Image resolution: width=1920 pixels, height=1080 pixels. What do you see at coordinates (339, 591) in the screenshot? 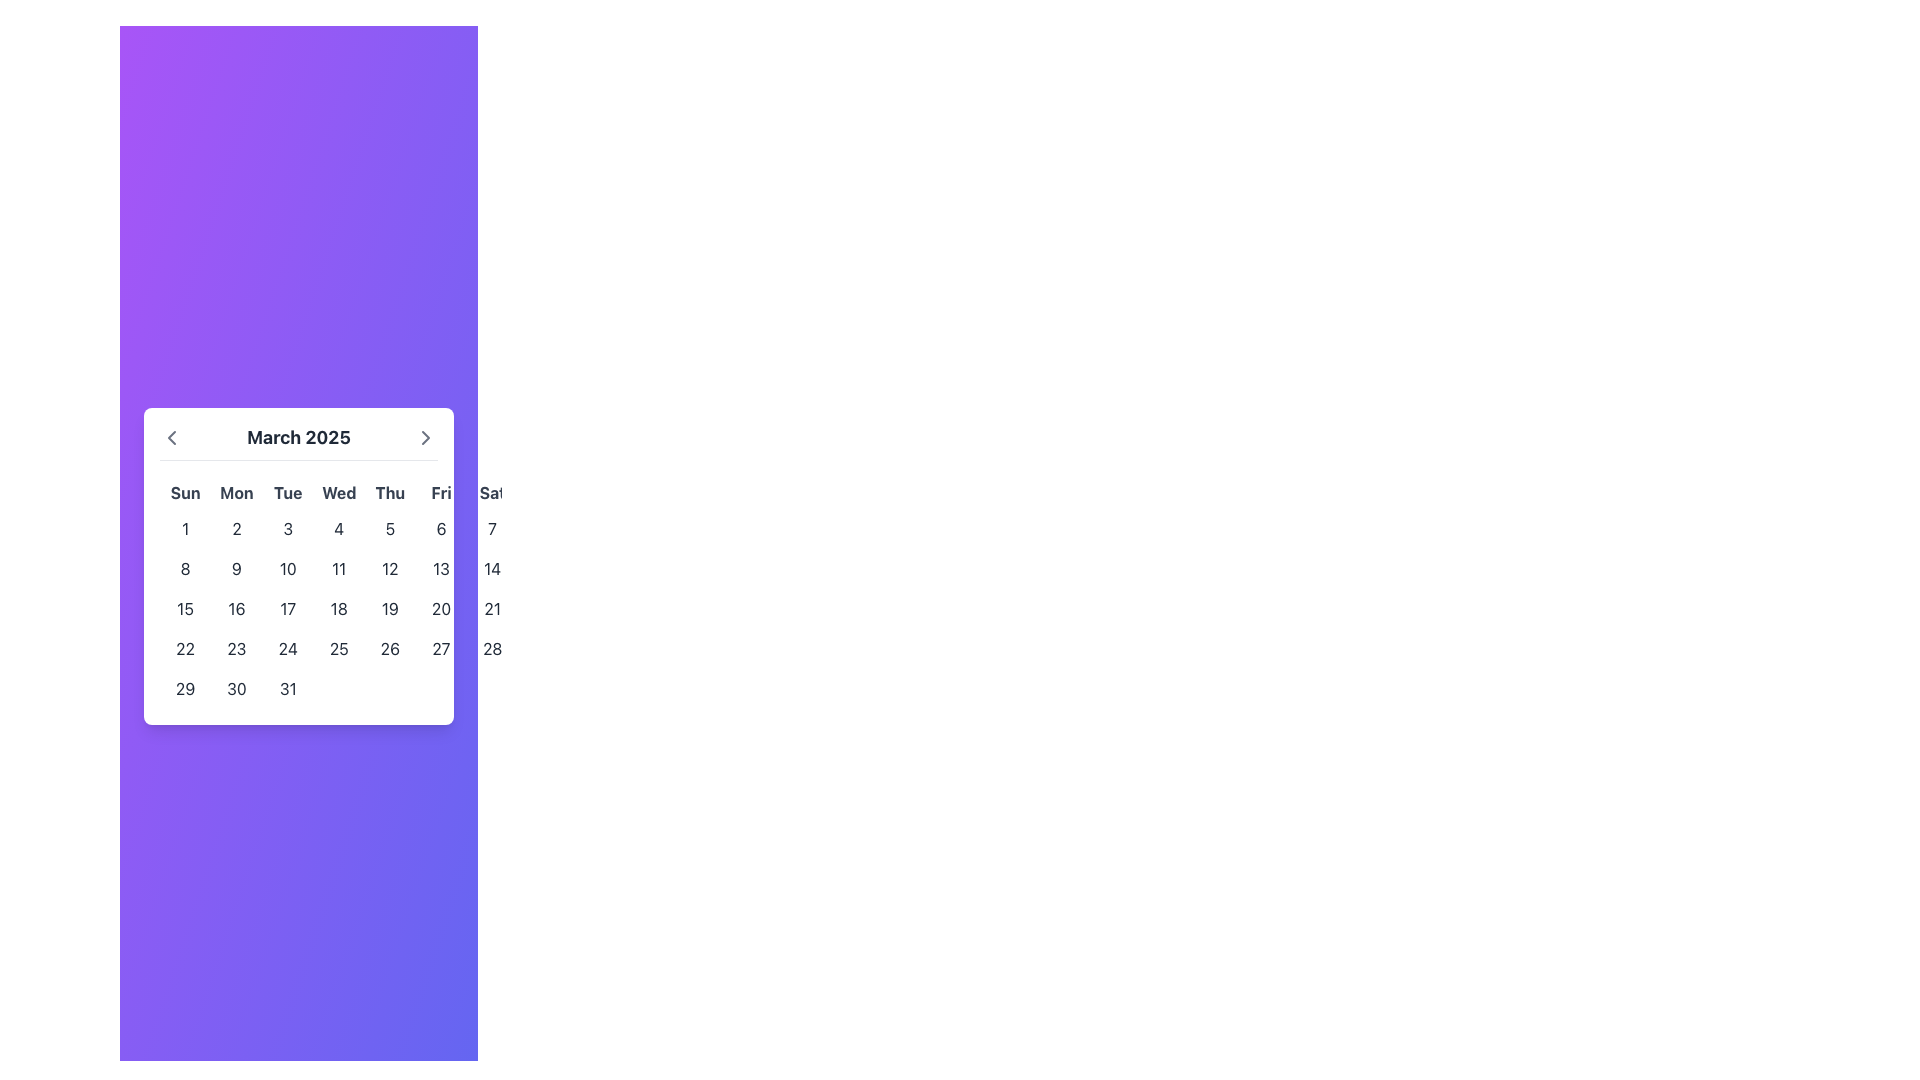
I see `the highlighted date cell in the March 2025 calendar table` at bounding box center [339, 591].